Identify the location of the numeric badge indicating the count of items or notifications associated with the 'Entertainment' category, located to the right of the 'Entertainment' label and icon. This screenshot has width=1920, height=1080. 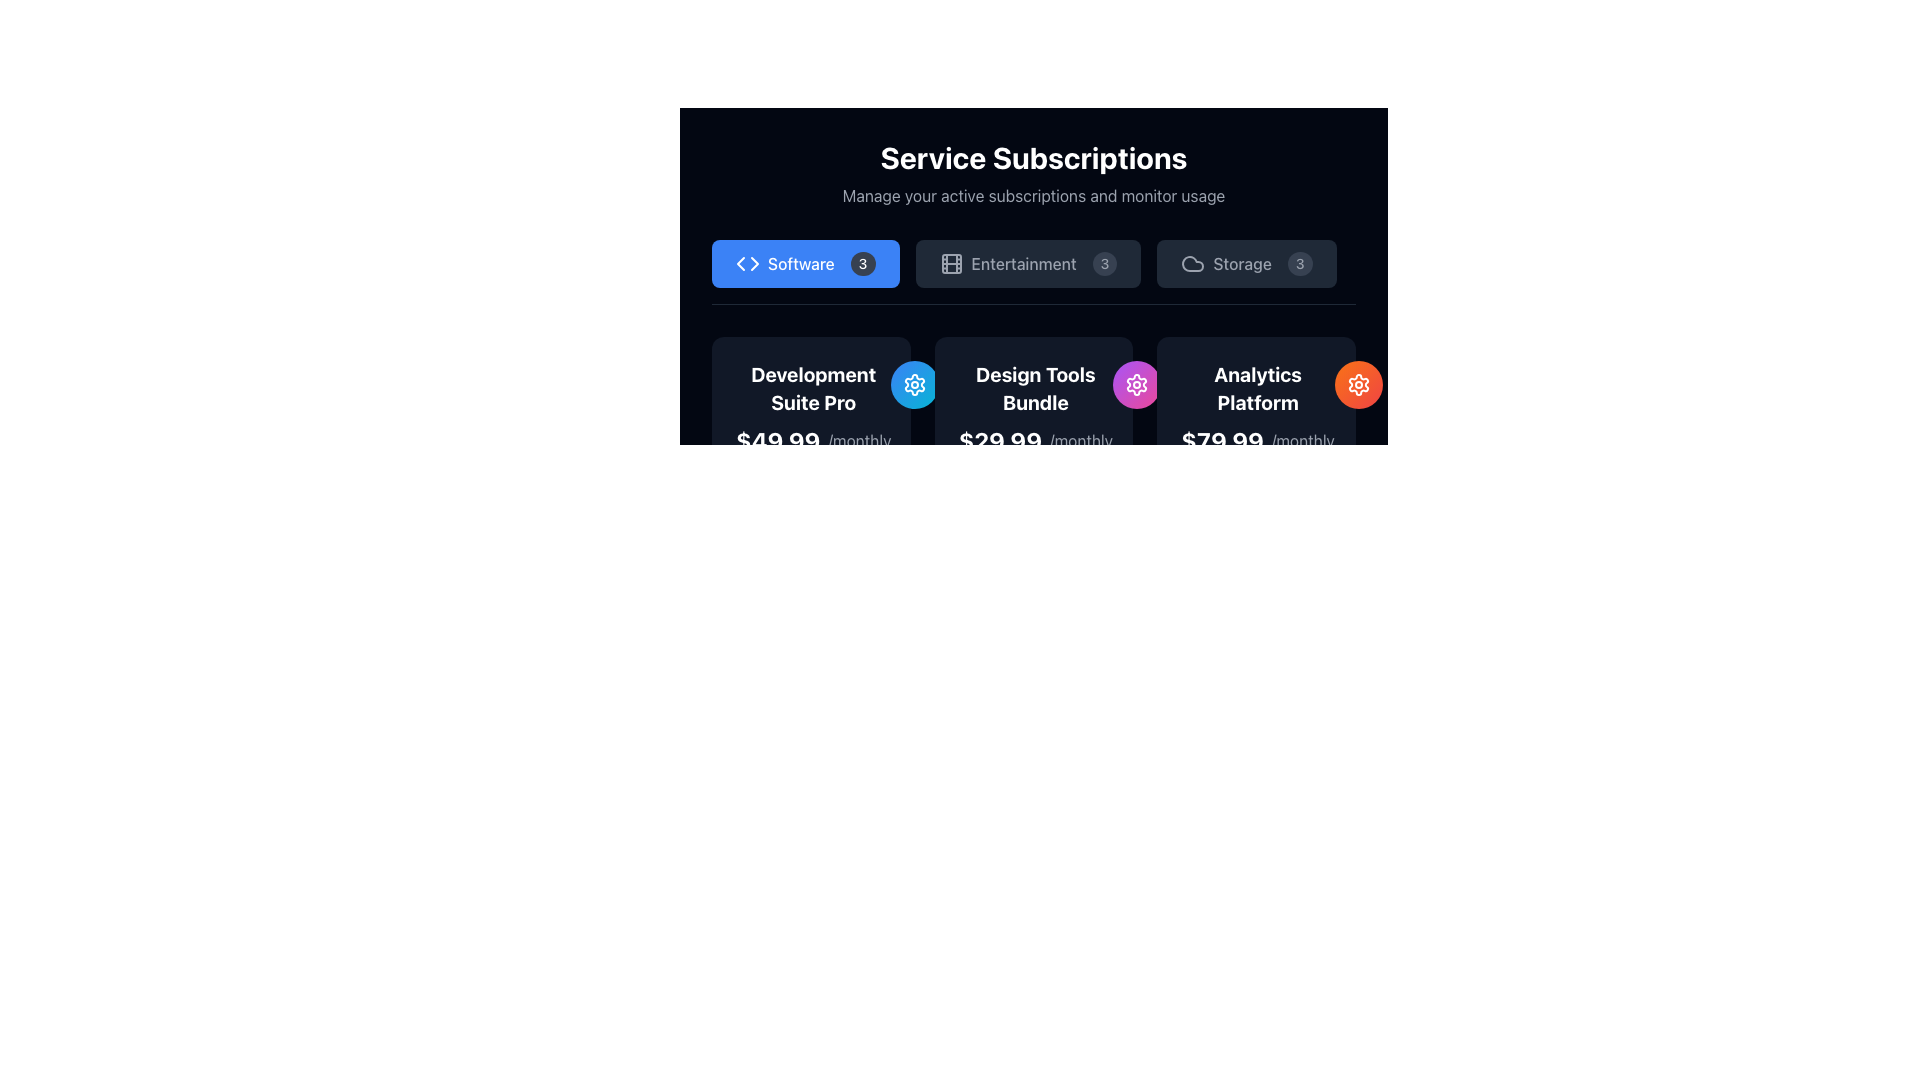
(1103, 262).